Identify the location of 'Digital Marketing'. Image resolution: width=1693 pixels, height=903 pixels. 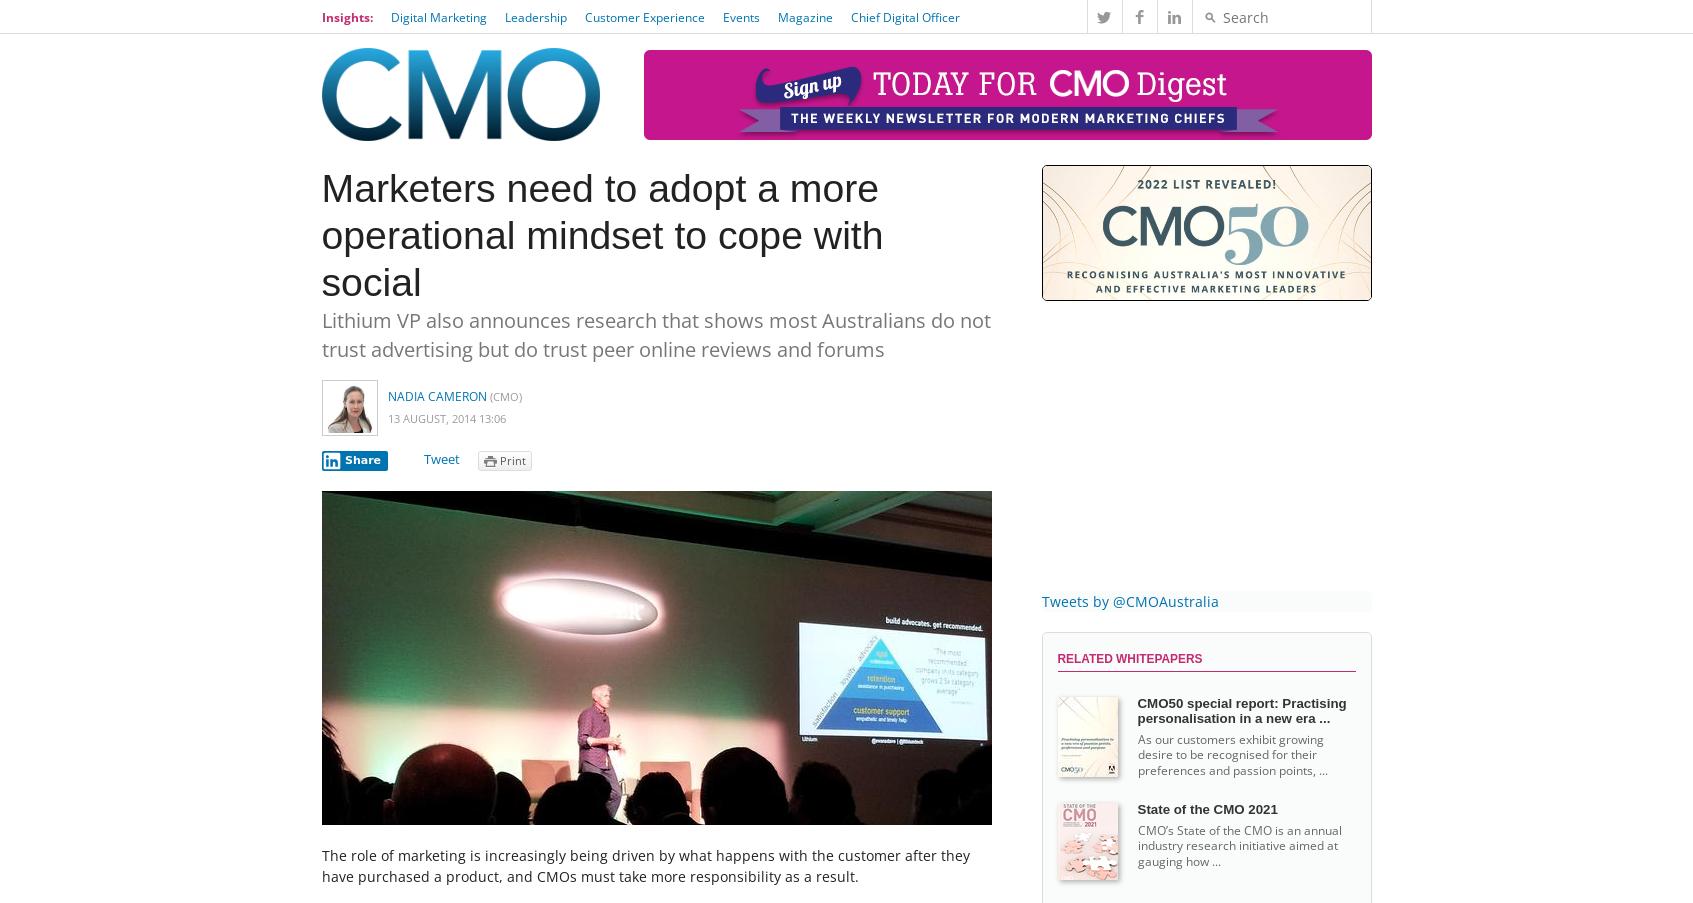
(436, 15).